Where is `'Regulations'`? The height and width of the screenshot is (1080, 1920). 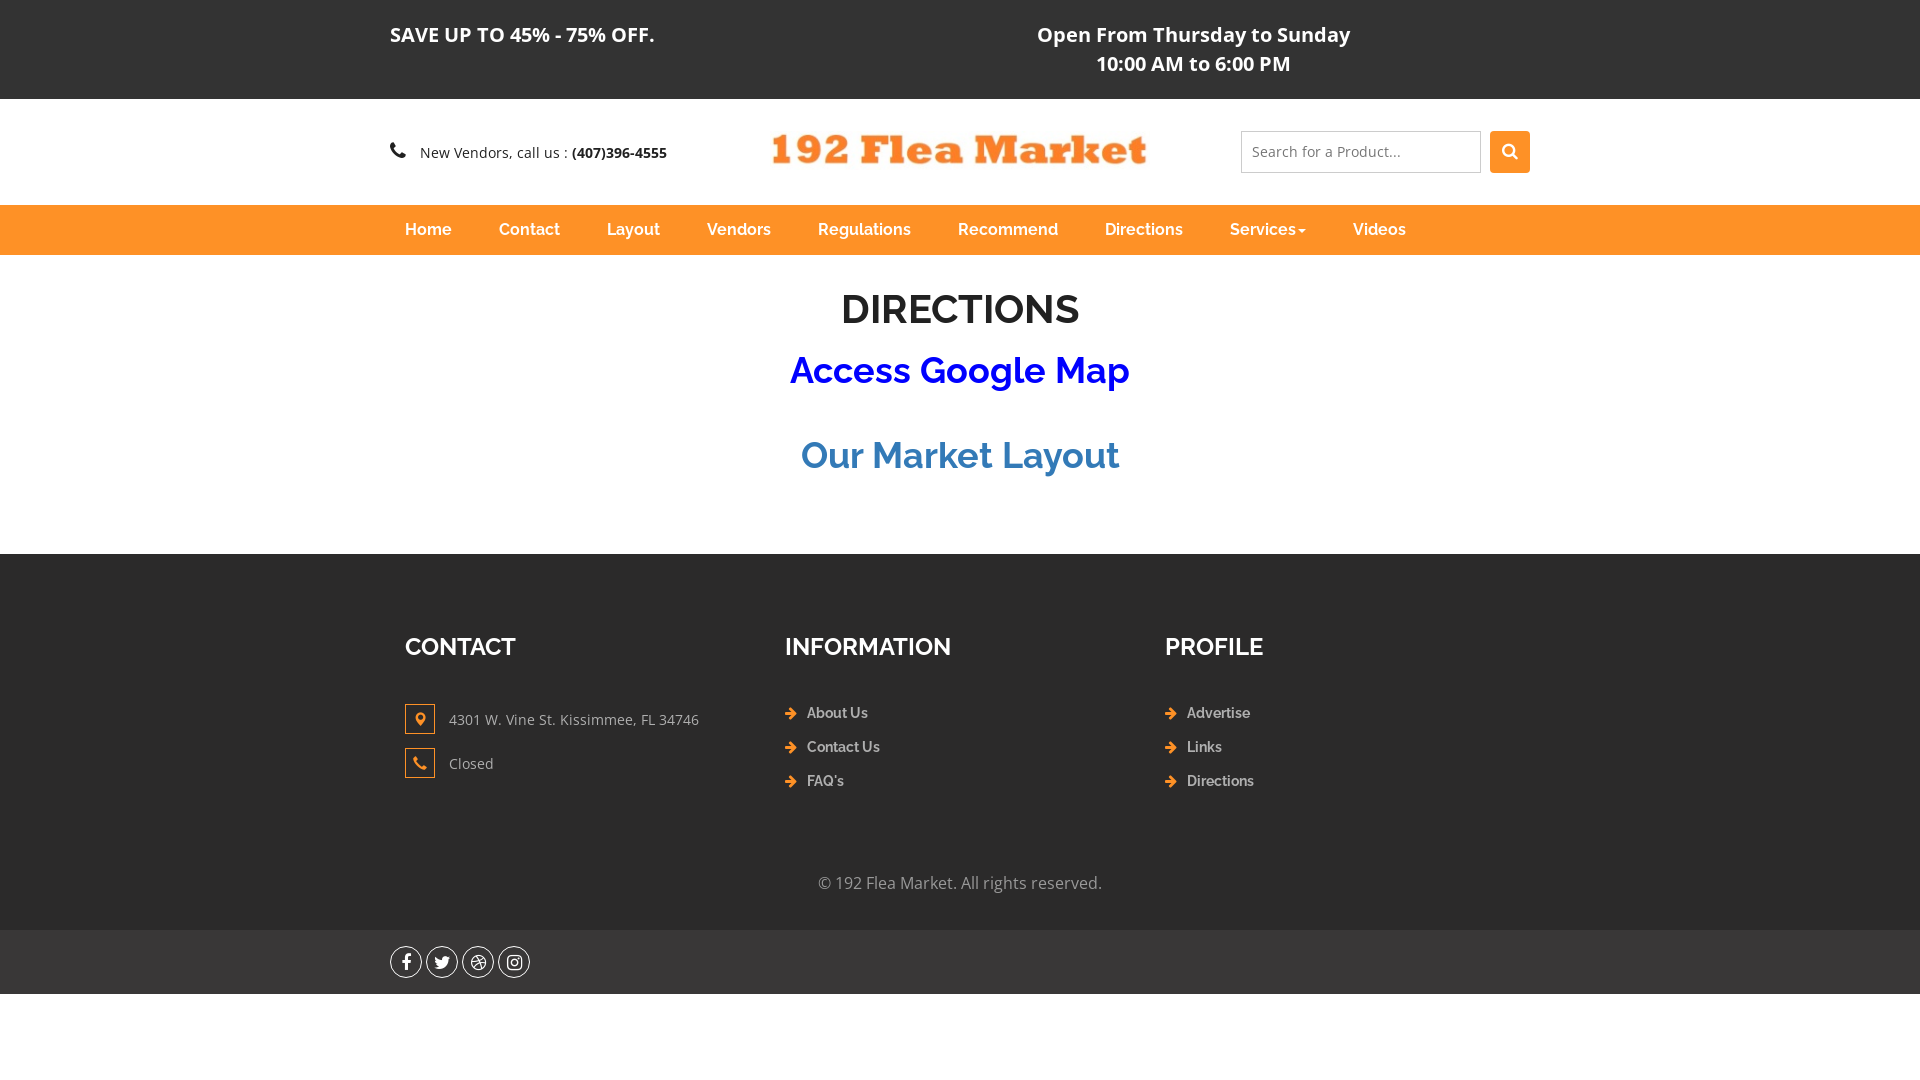 'Regulations' is located at coordinates (864, 229).